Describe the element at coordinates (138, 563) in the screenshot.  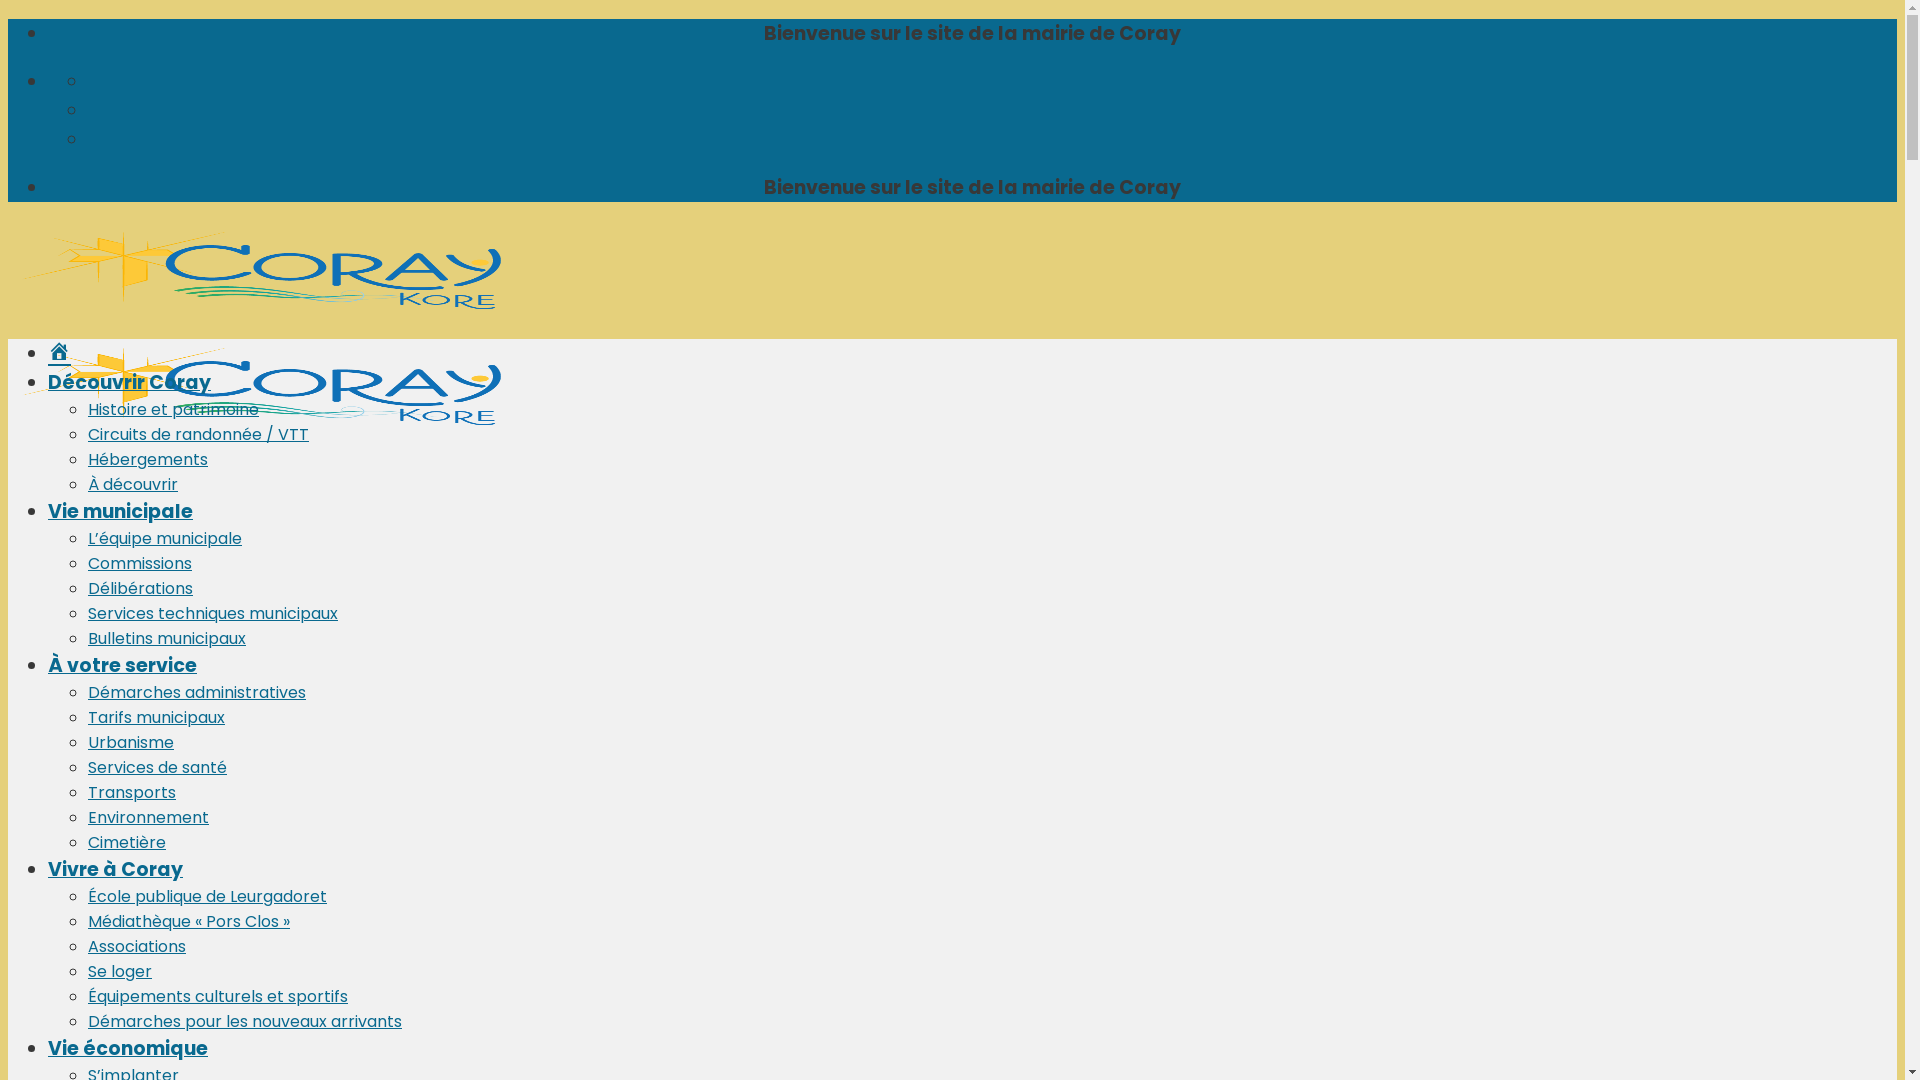
I see `'Commissions'` at that location.